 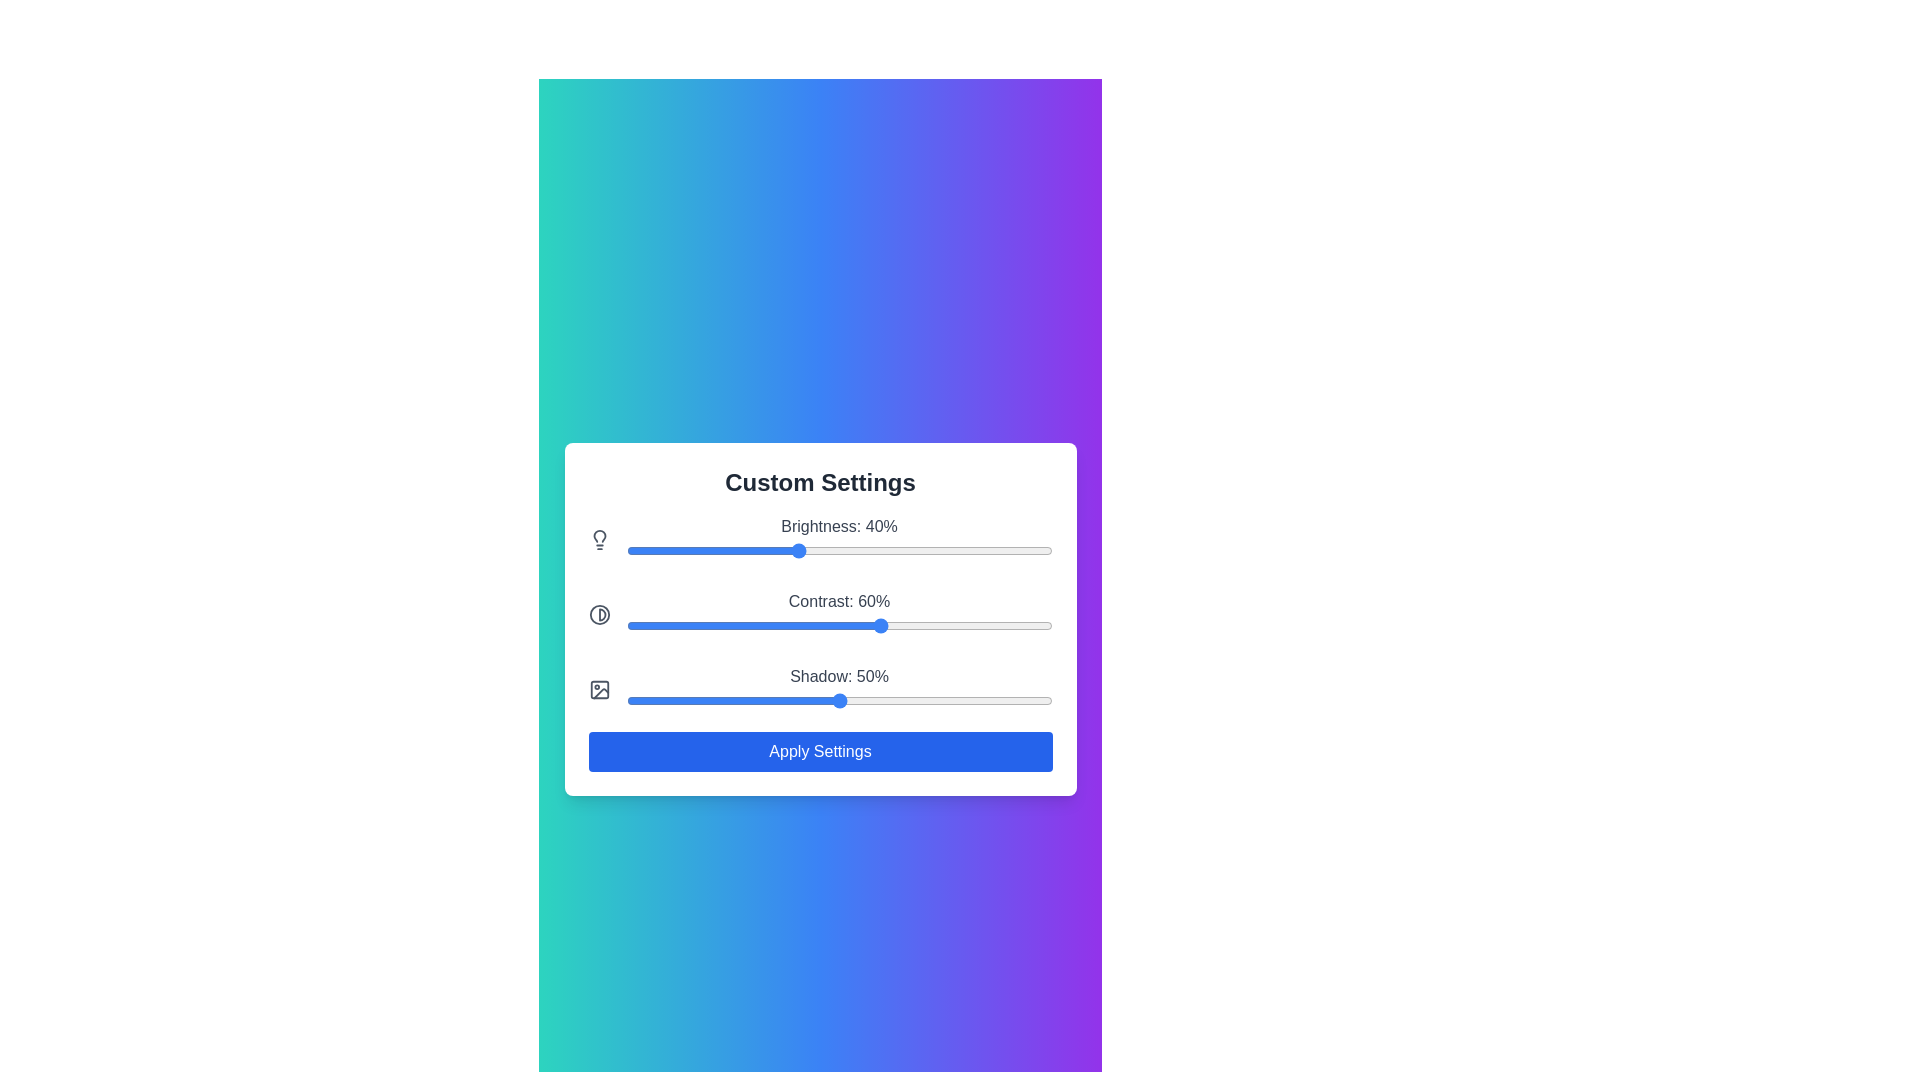 What do you see at coordinates (843, 699) in the screenshot?
I see `the Shadow slider to set its value to 51` at bounding box center [843, 699].